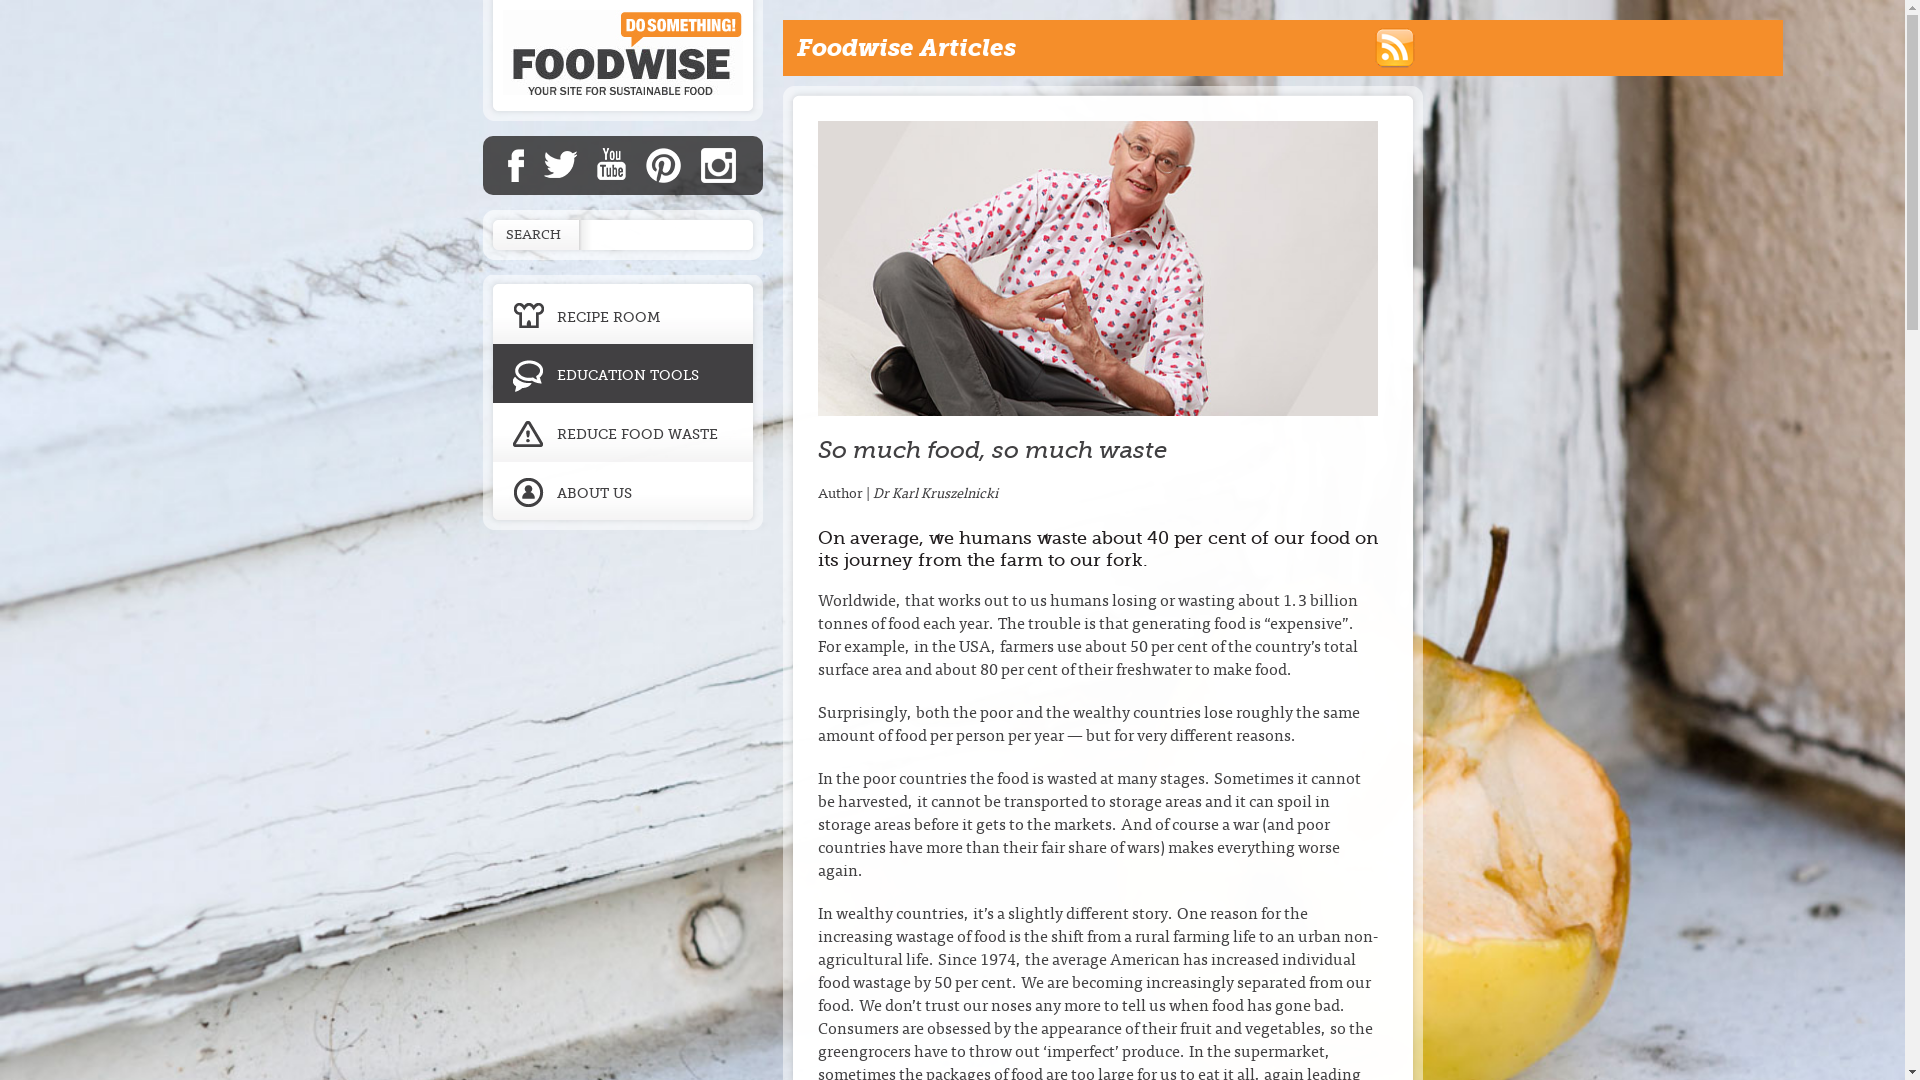 Image resolution: width=1920 pixels, height=1080 pixels. What do you see at coordinates (1097, 267) in the screenshot?
I see `'Dr Karl banner'` at bounding box center [1097, 267].